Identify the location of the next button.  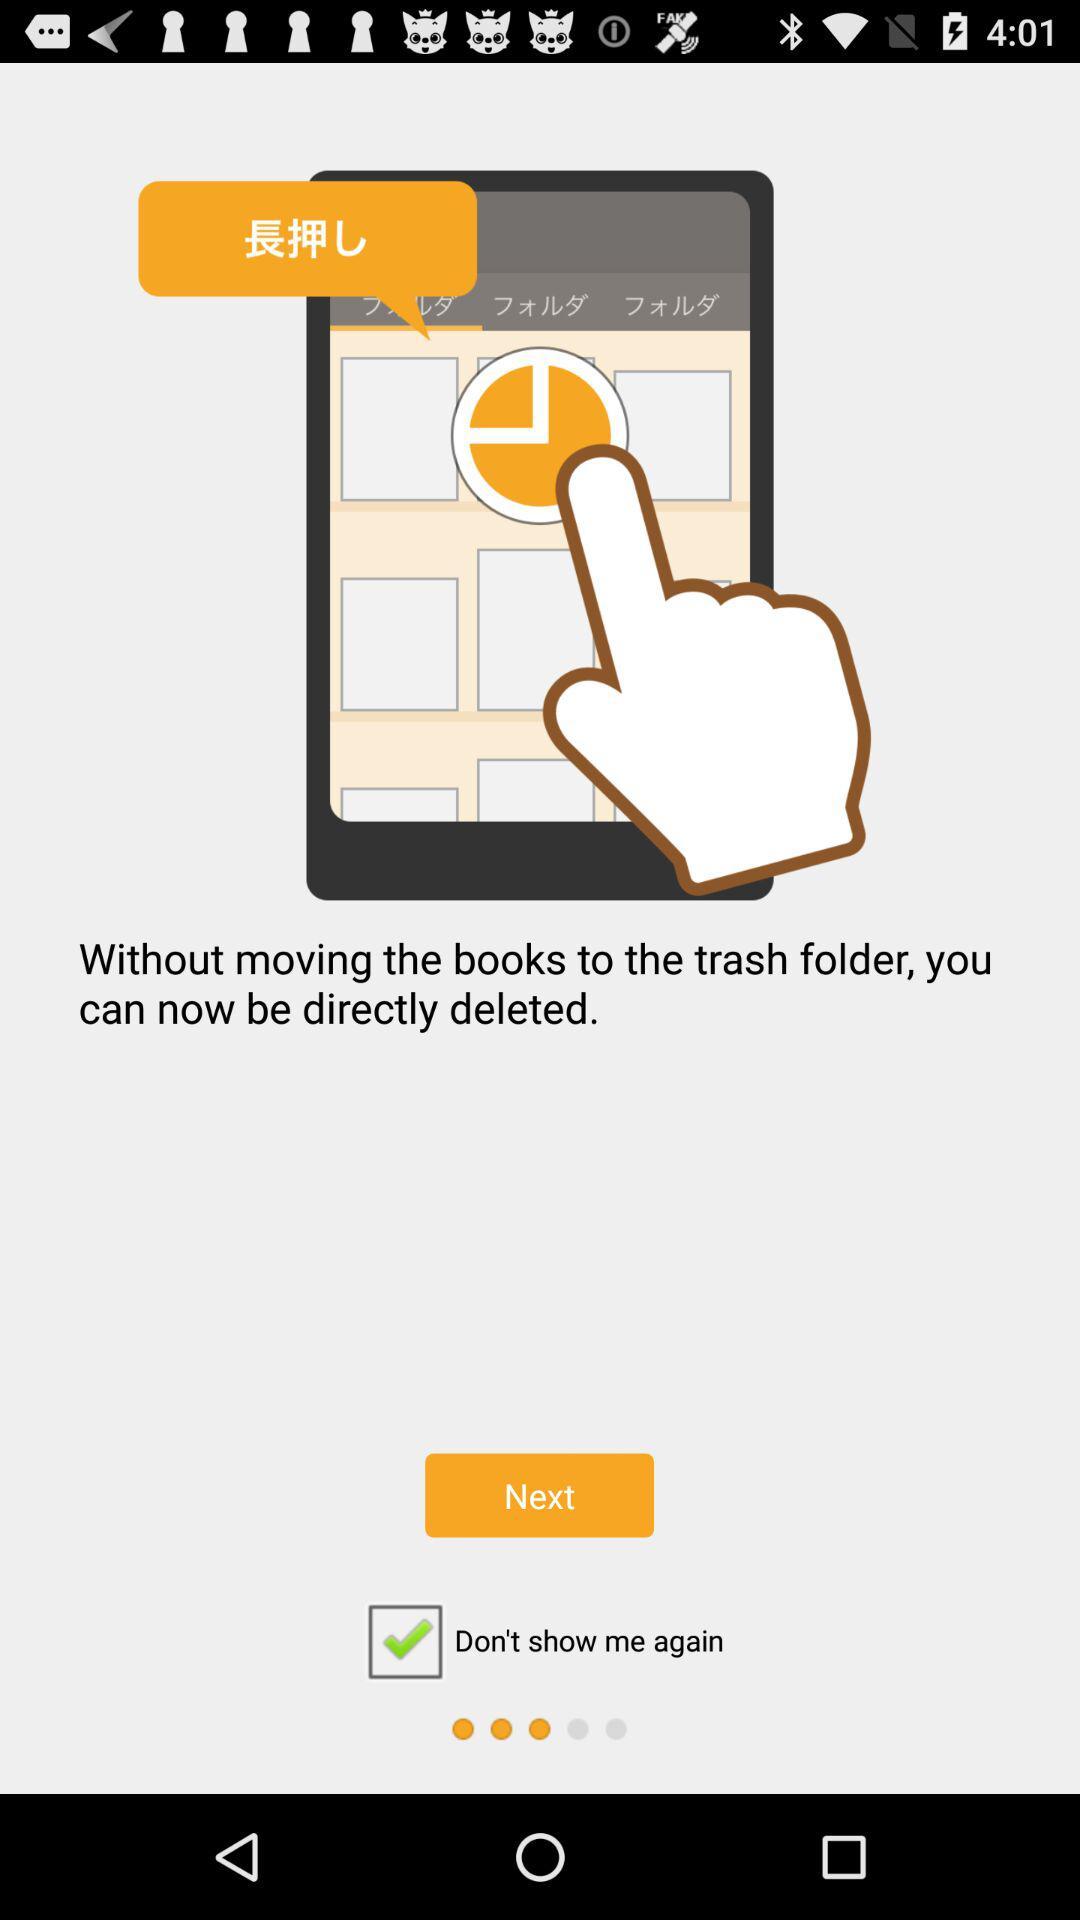
(538, 1495).